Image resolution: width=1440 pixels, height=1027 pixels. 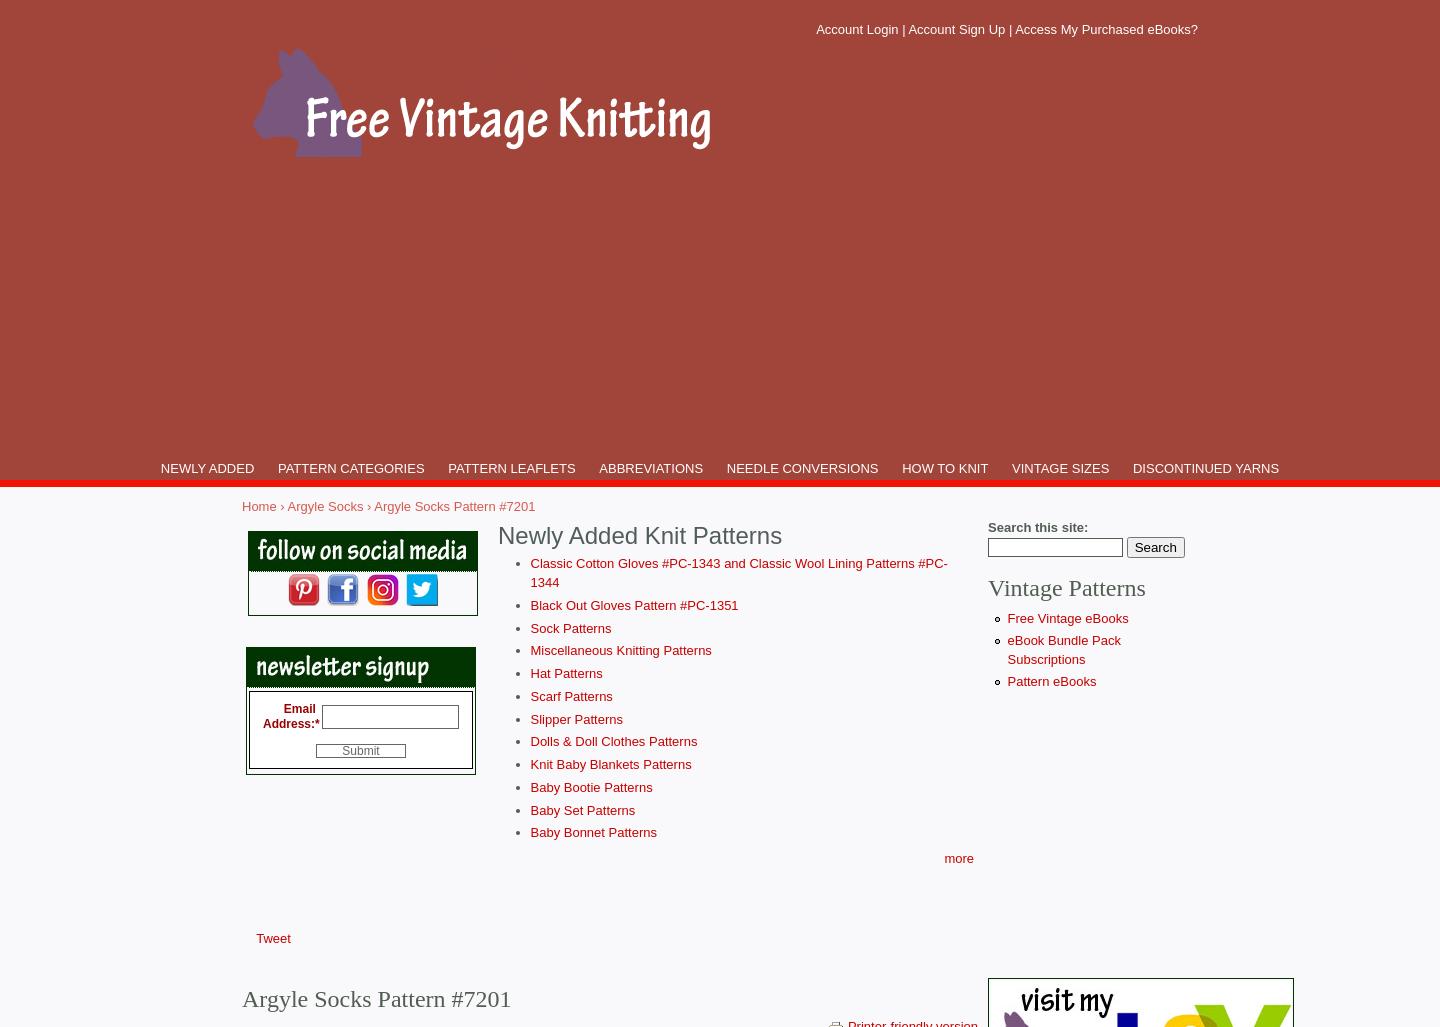 What do you see at coordinates (276, 468) in the screenshot?
I see `'PATTERN CATEGORIES'` at bounding box center [276, 468].